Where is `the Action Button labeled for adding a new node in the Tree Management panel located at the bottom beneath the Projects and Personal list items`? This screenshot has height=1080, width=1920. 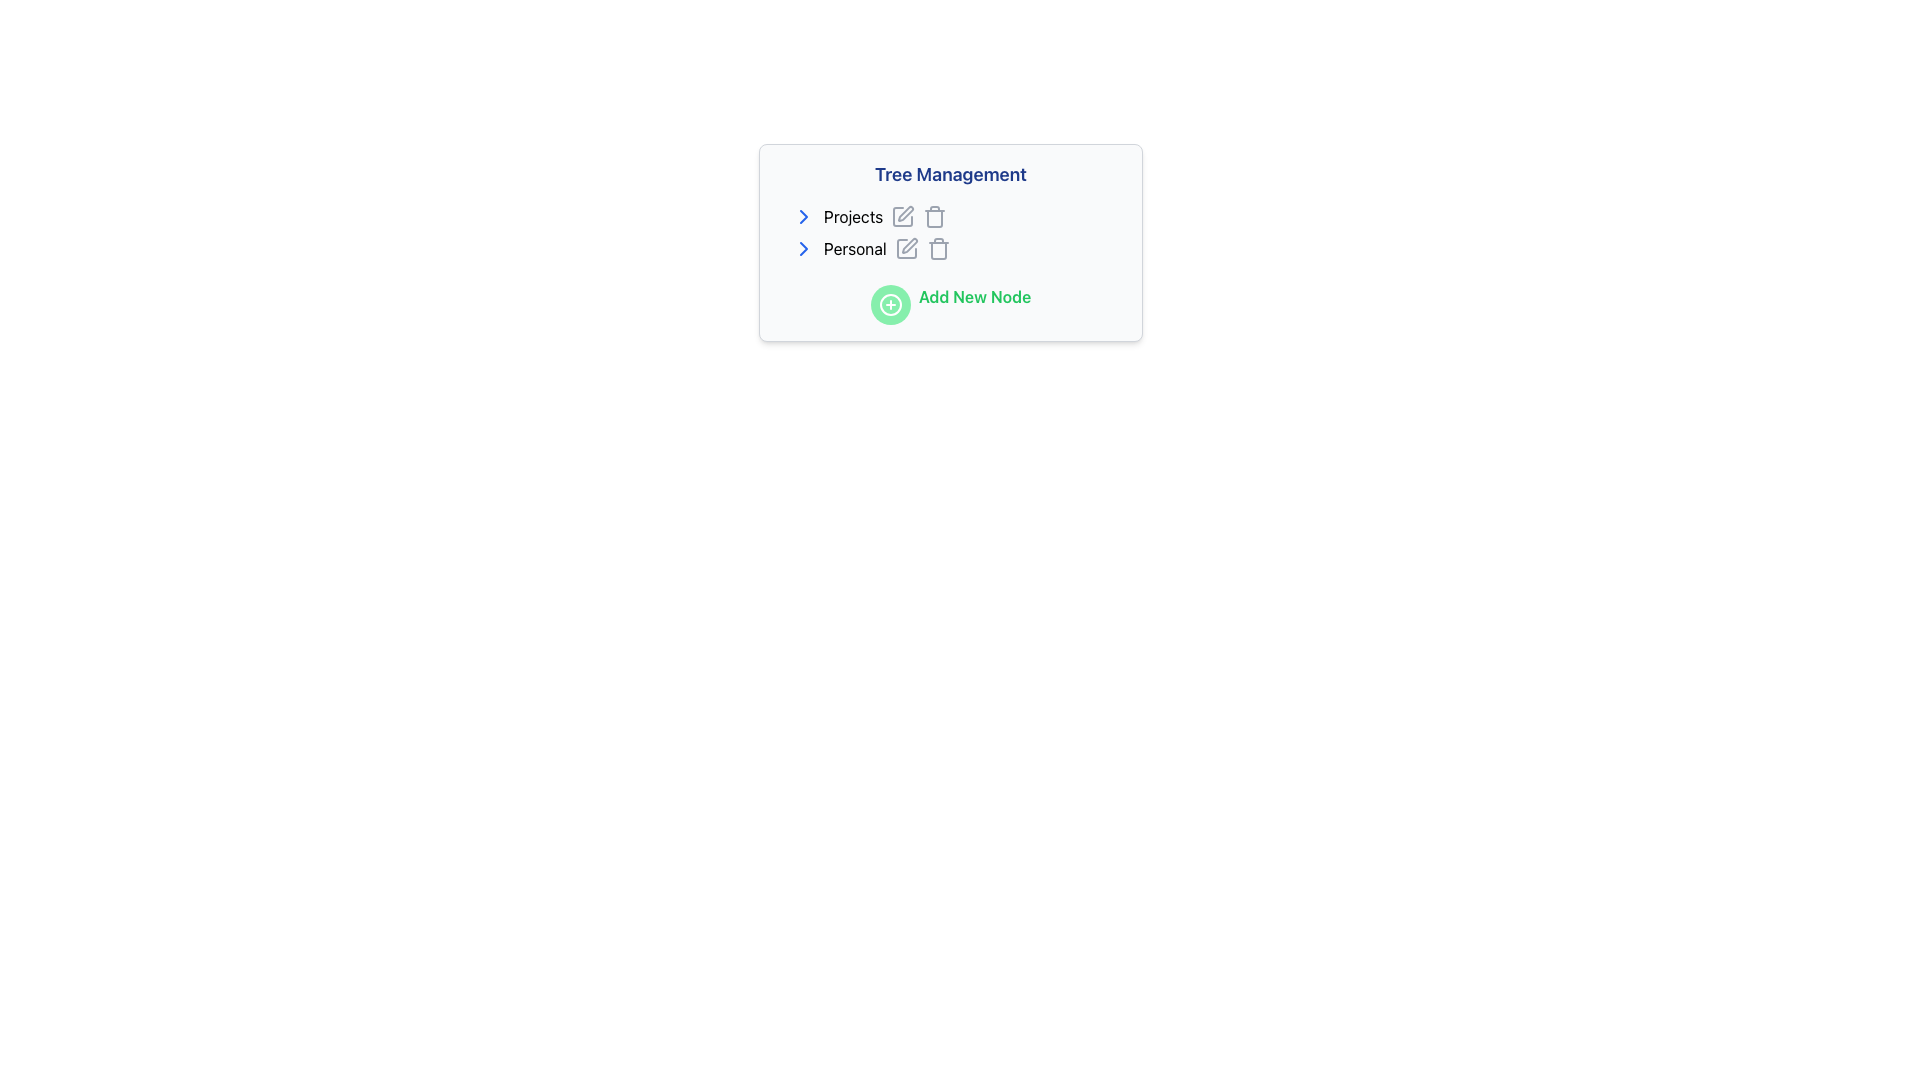 the Action Button labeled for adding a new node in the Tree Management panel located at the bottom beneath the Projects and Personal list items is located at coordinates (949, 304).